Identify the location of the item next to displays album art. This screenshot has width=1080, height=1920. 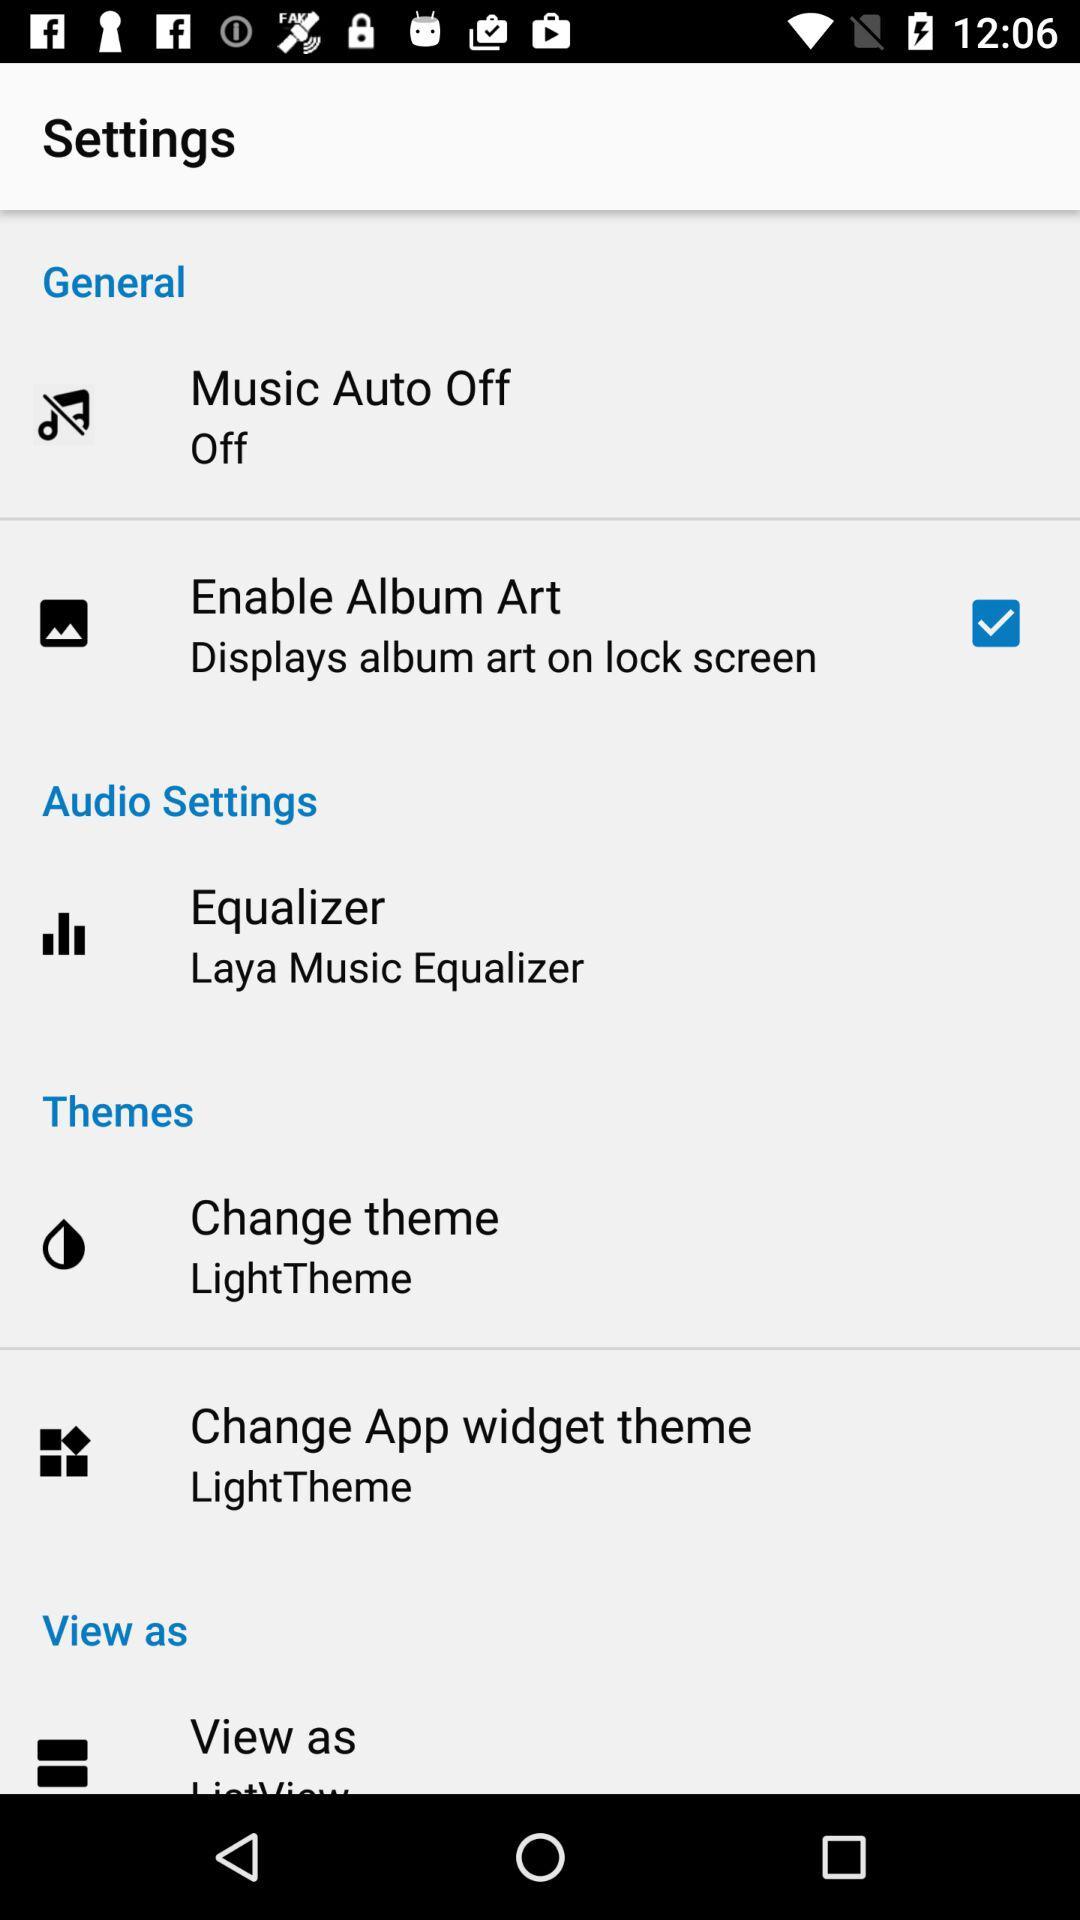
(995, 622).